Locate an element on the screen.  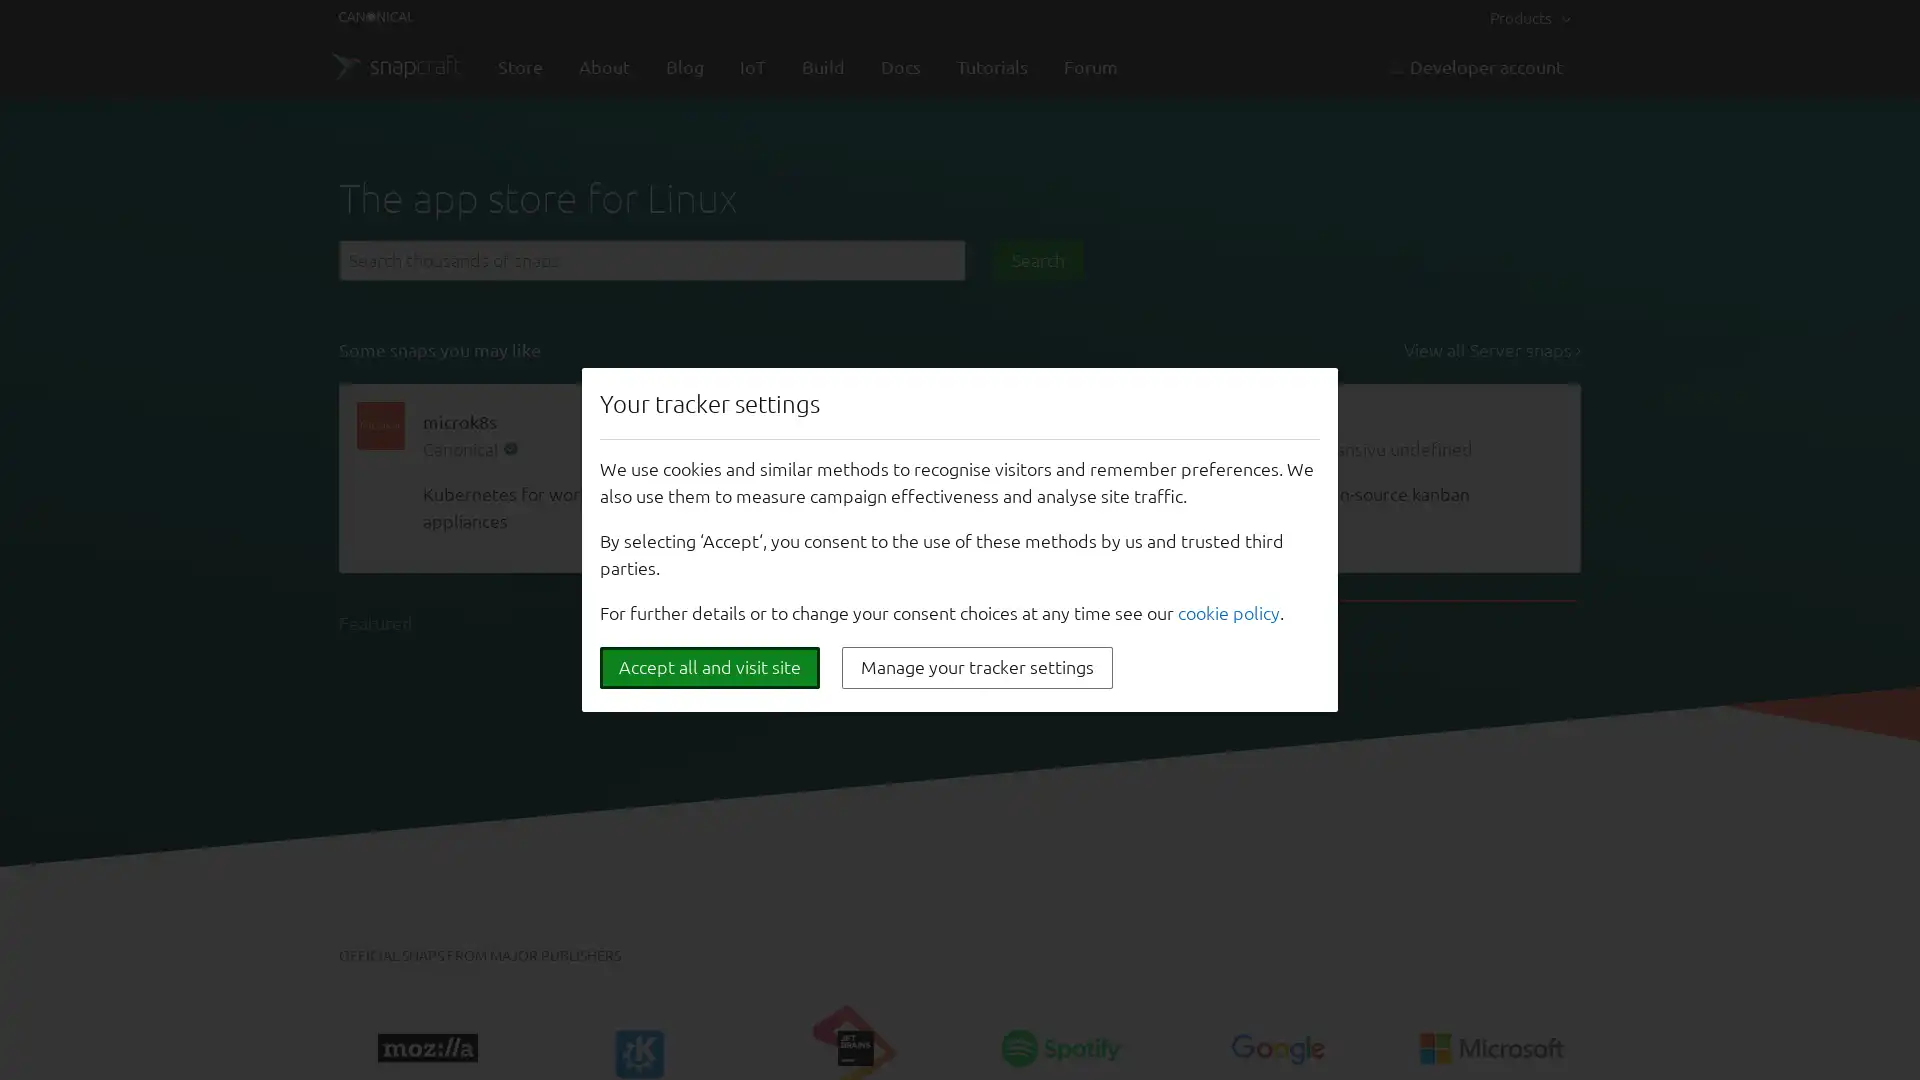
Accept all and visit site is located at coordinates (710, 667).